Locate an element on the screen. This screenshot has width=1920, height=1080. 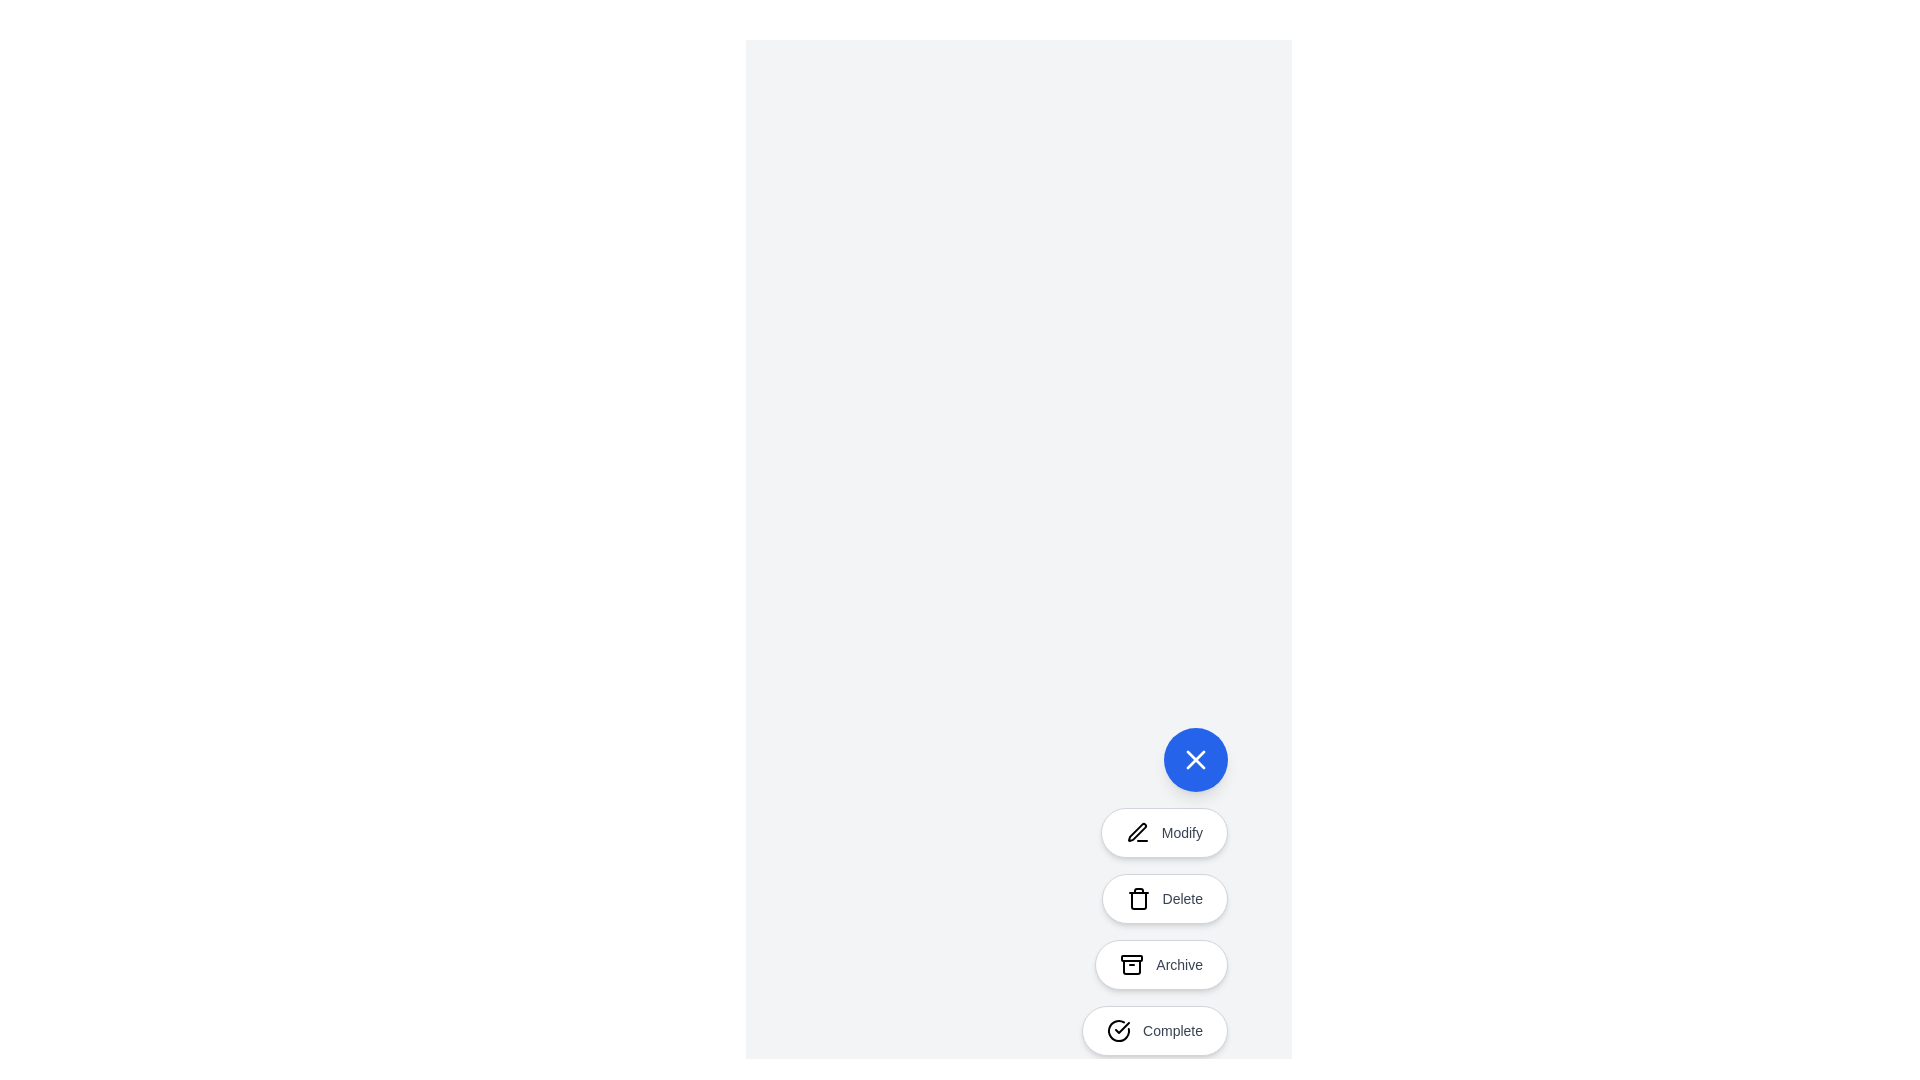
the 'Delete' button in the CustomSpeedDial component is located at coordinates (1164, 897).